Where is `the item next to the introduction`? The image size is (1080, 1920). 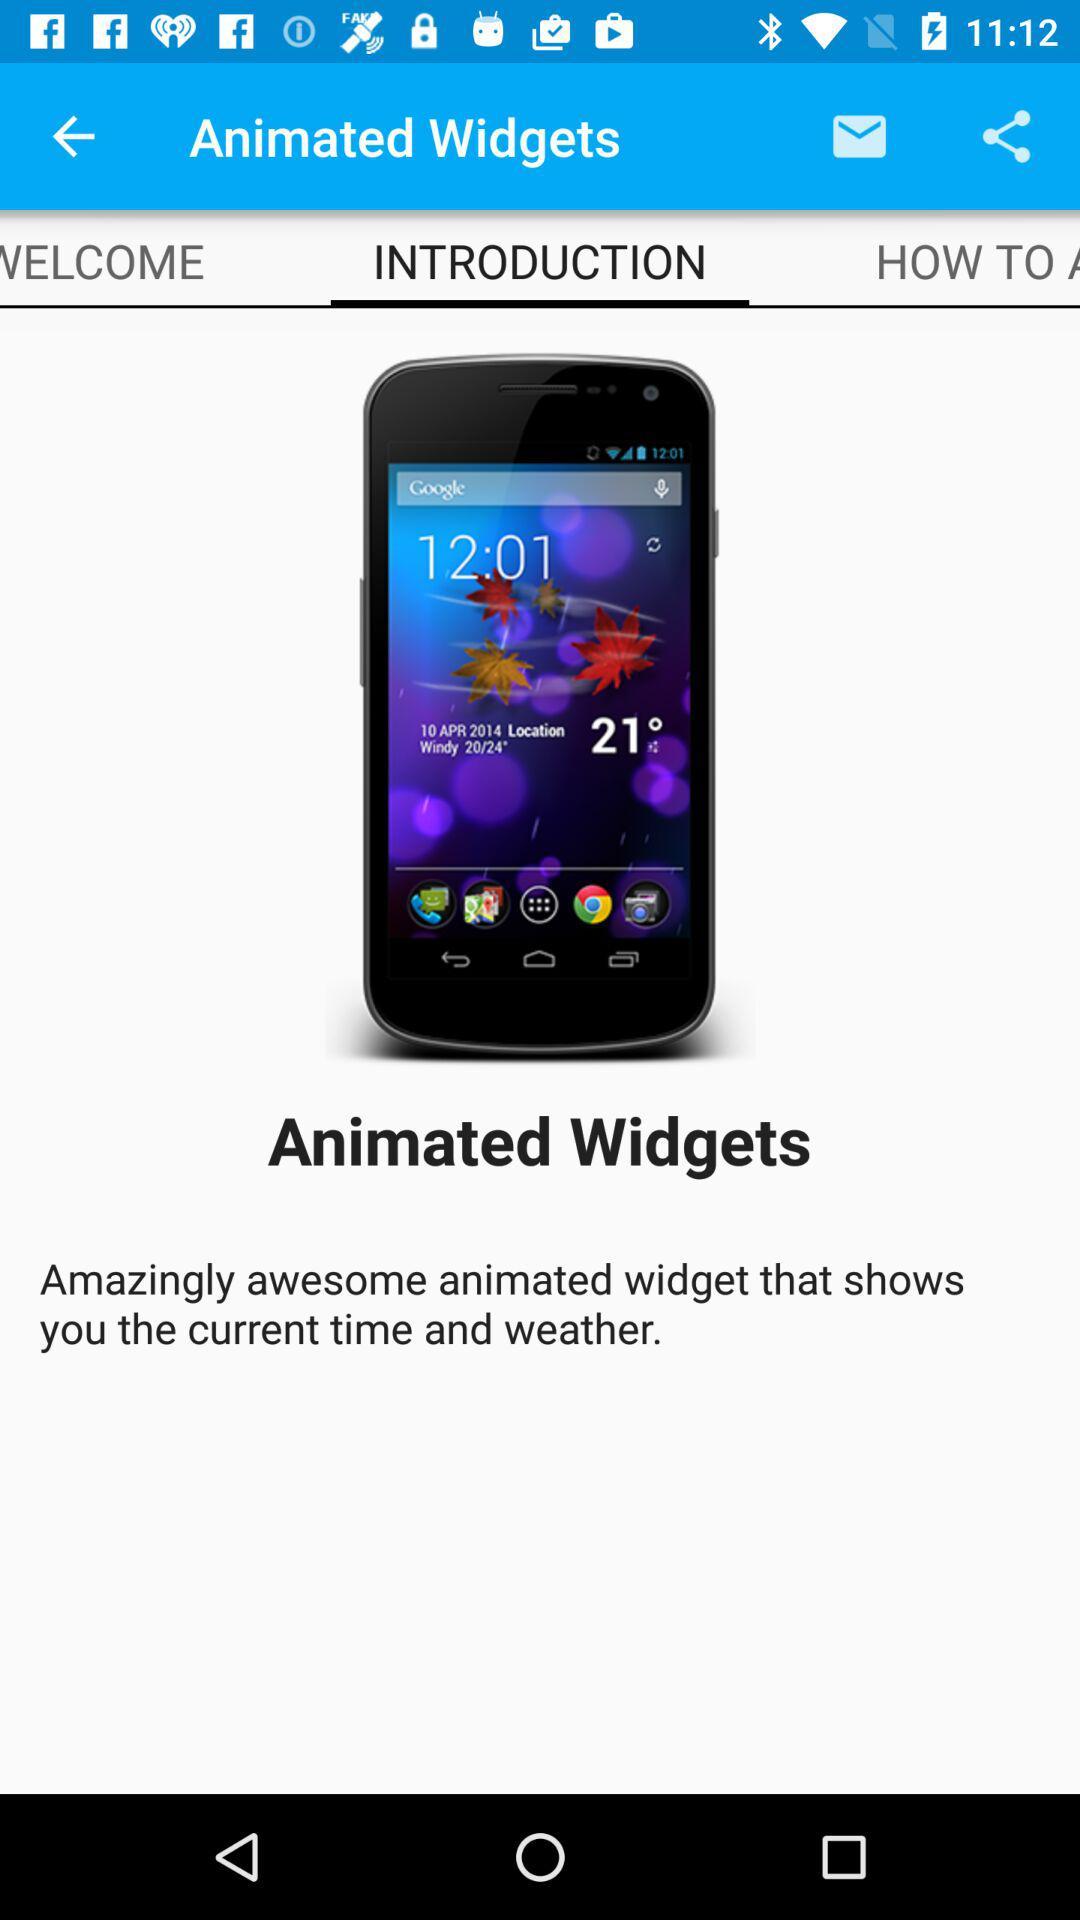 the item next to the introduction is located at coordinates (976, 259).